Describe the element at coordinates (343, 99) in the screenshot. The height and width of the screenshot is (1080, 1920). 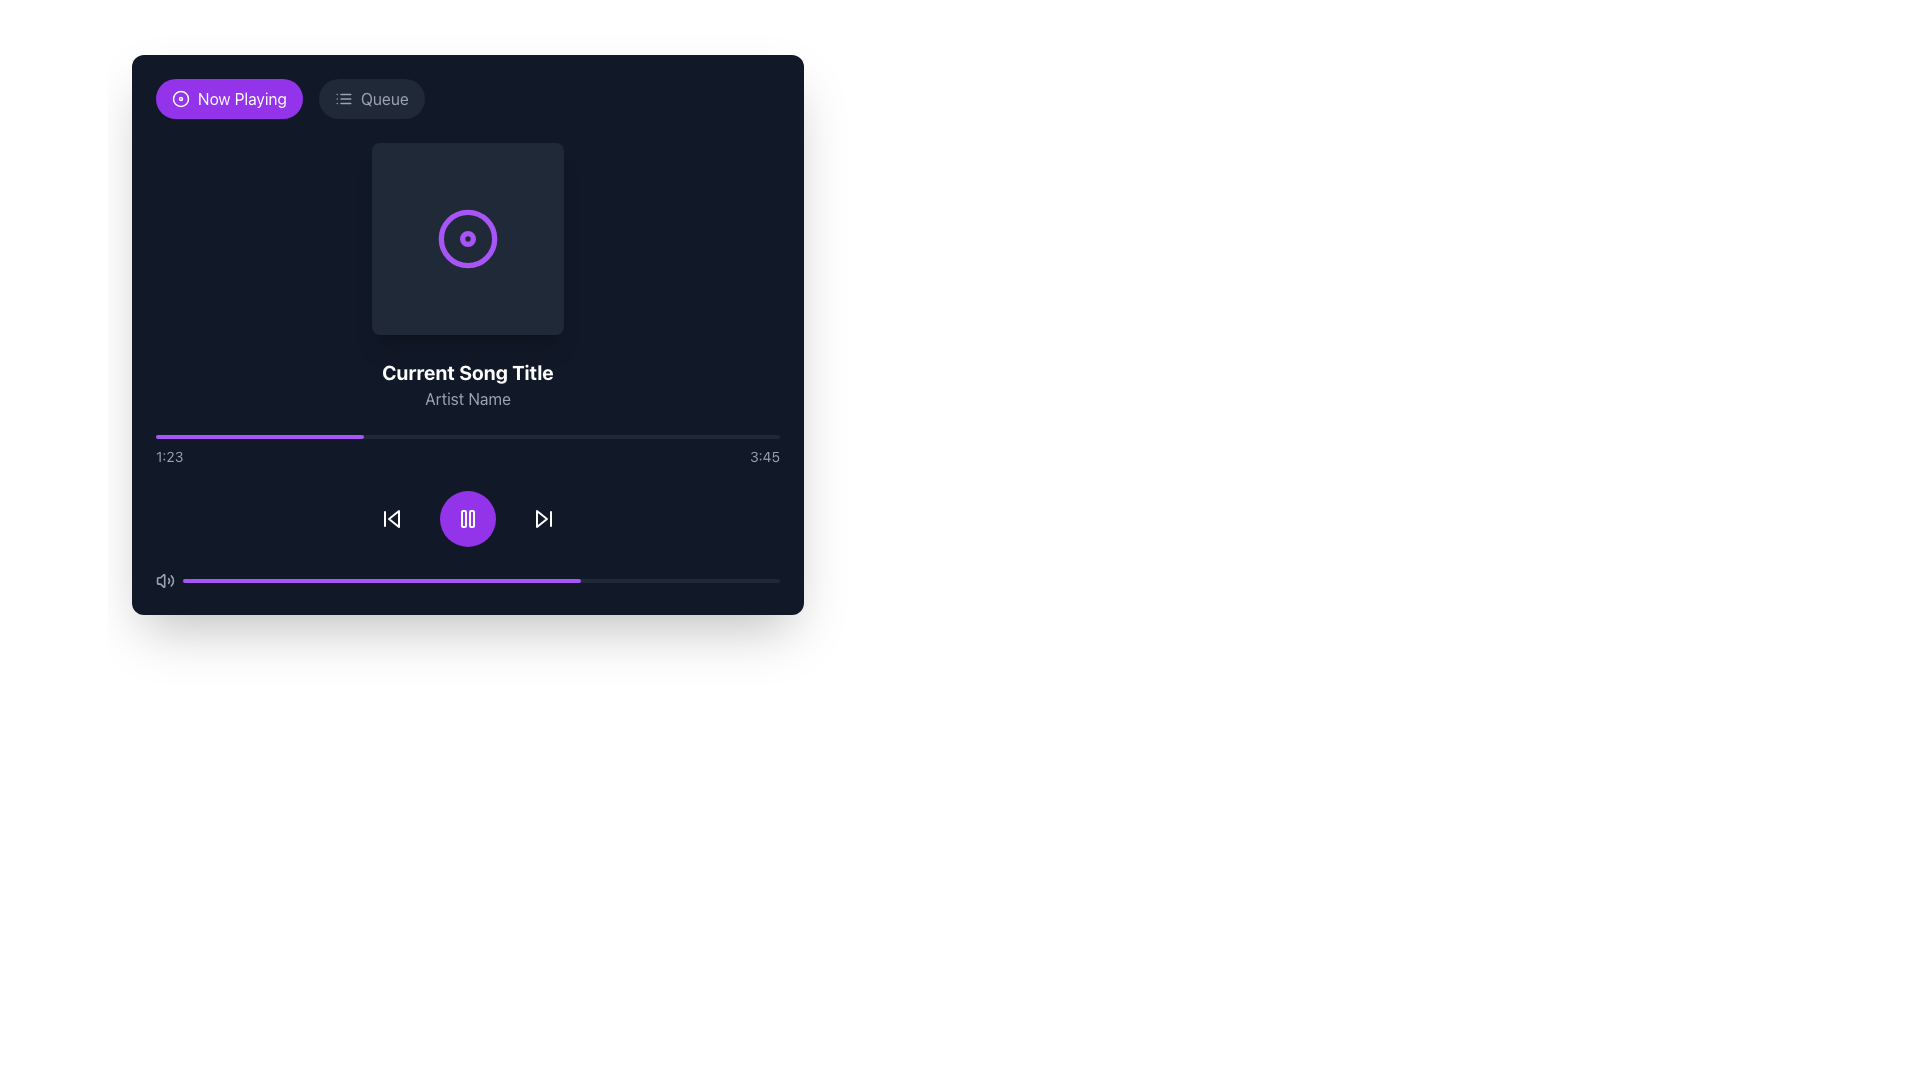
I see `the list icon, which consists of three horizontal lines arranged vertically, located to the left of the 'Queue' button in the top-right corner of the interface` at that location.